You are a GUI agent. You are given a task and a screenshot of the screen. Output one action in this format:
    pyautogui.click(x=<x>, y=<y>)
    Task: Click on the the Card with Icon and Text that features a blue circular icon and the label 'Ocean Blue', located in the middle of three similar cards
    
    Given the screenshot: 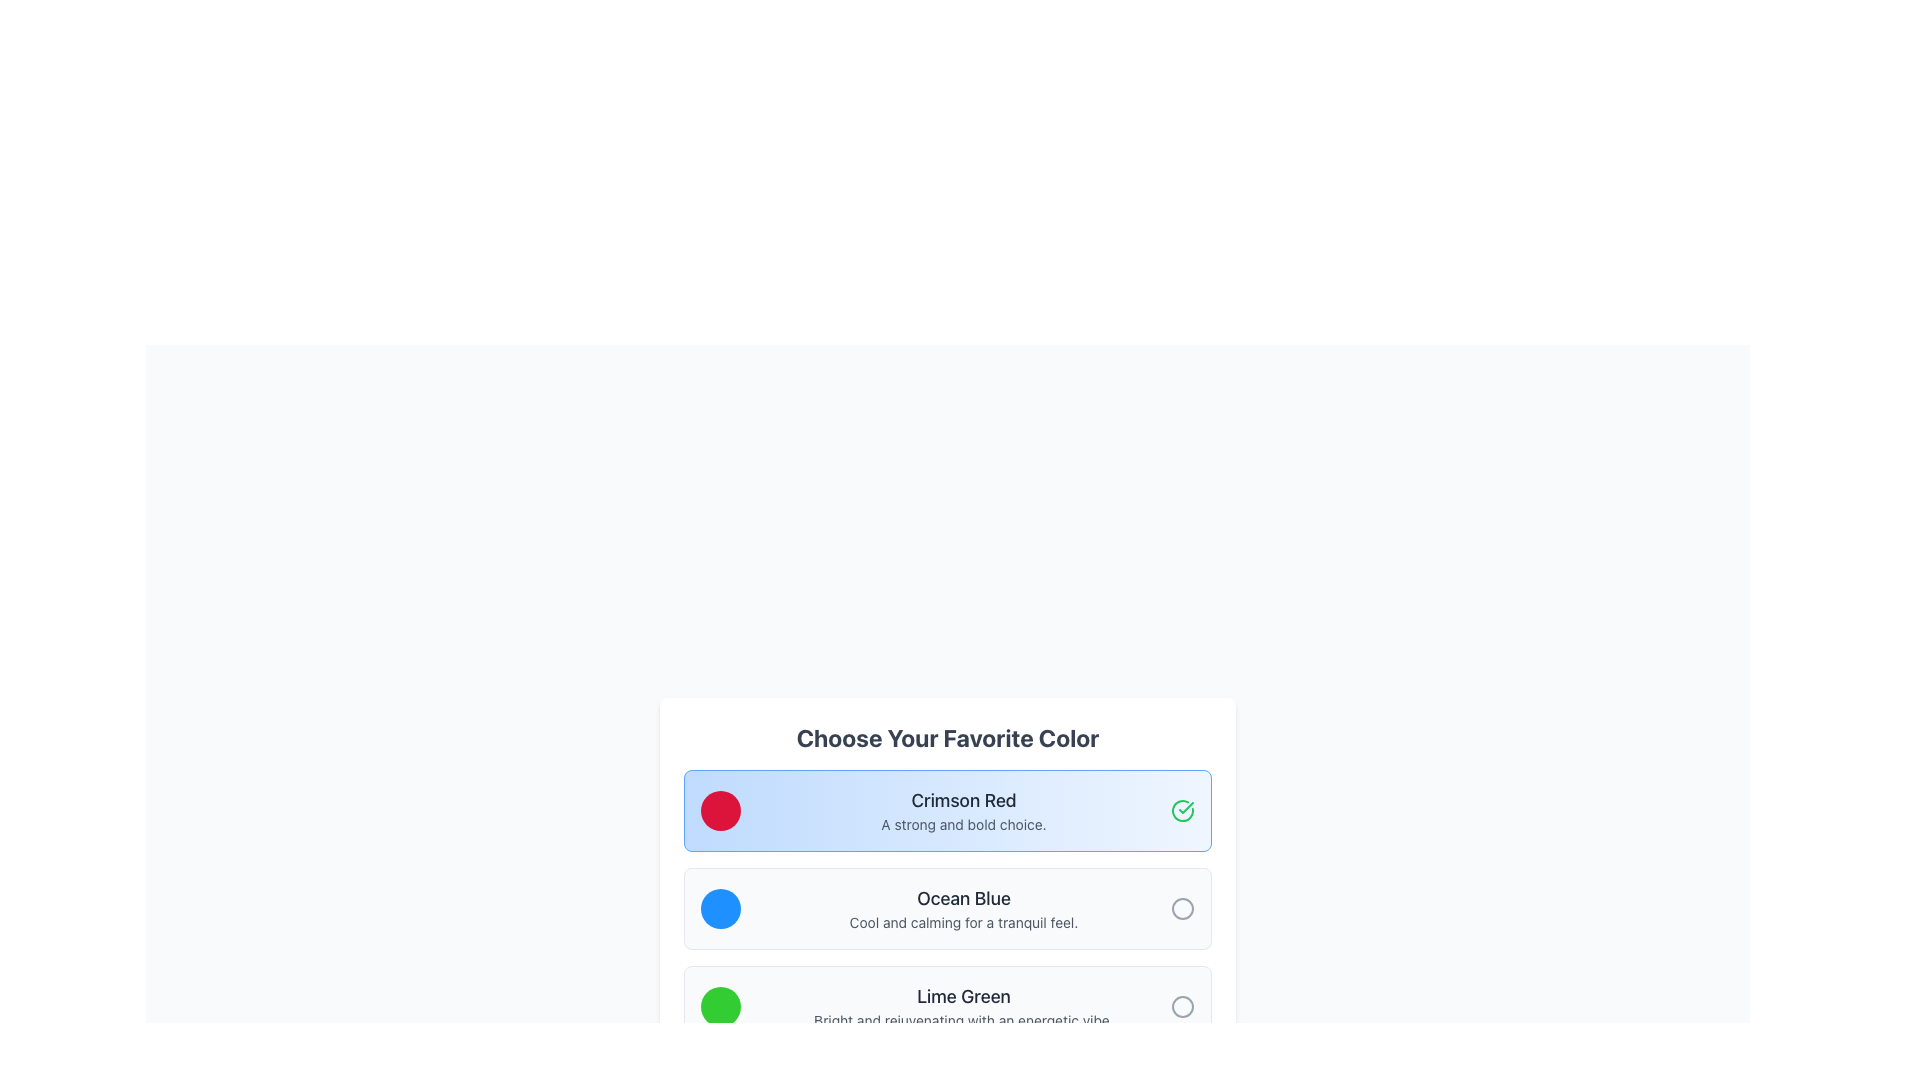 What is the action you would take?
    pyautogui.click(x=947, y=909)
    